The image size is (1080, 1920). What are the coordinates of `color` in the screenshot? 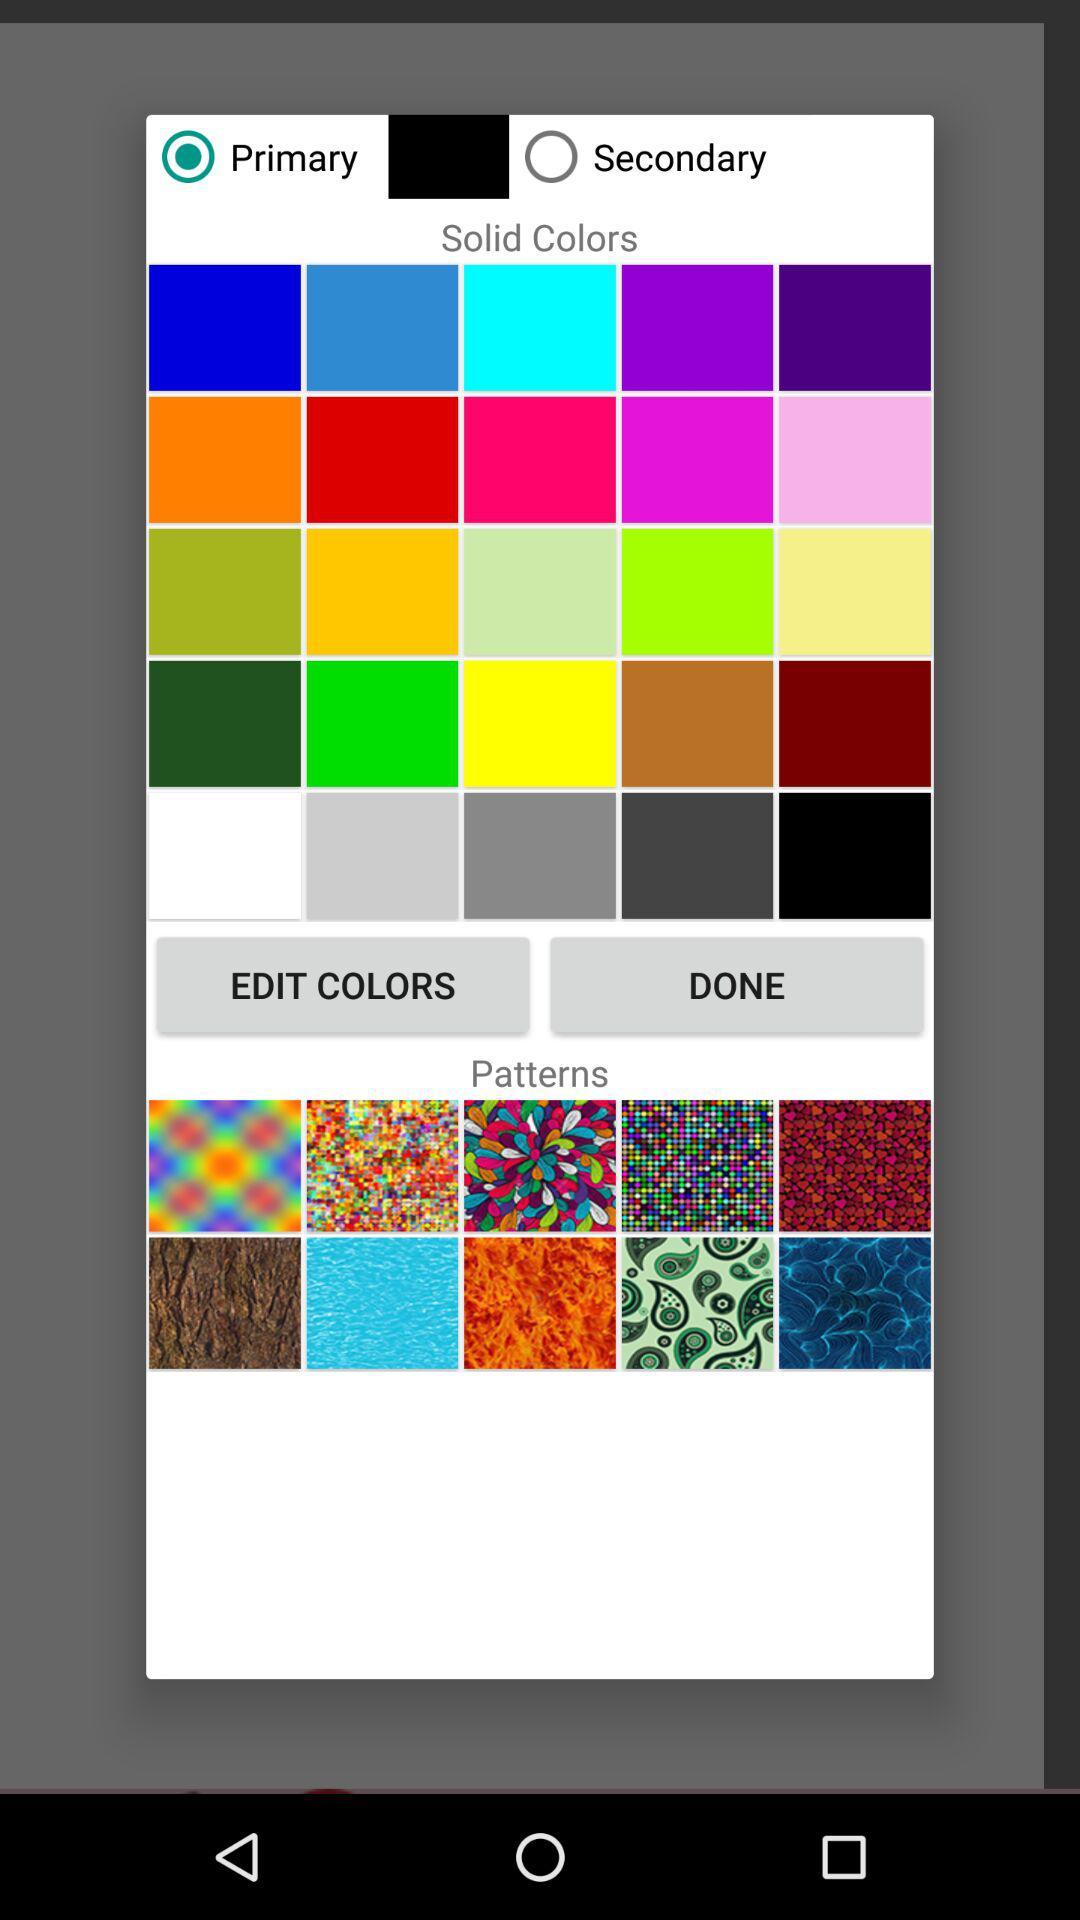 It's located at (224, 855).